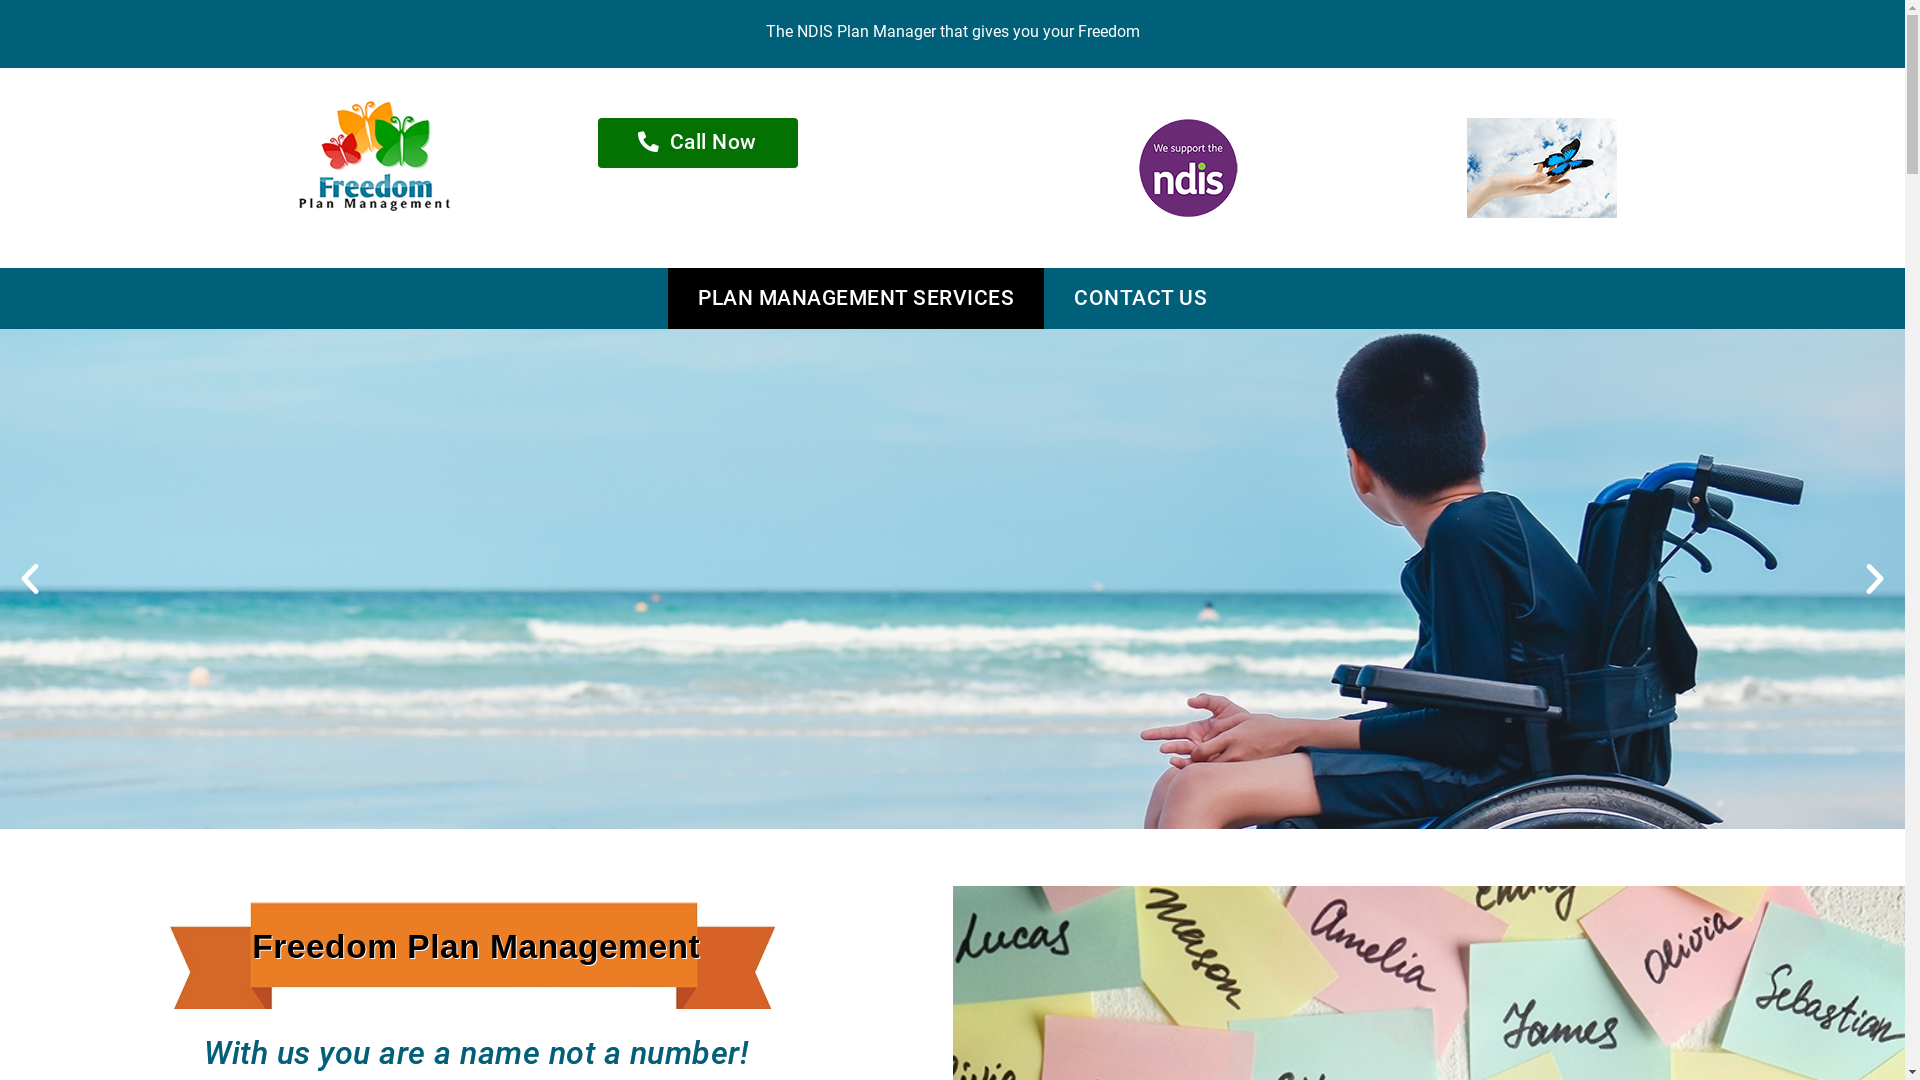 Image resolution: width=1920 pixels, height=1080 pixels. Describe the element at coordinates (697, 141) in the screenshot. I see `'Call Now'` at that location.